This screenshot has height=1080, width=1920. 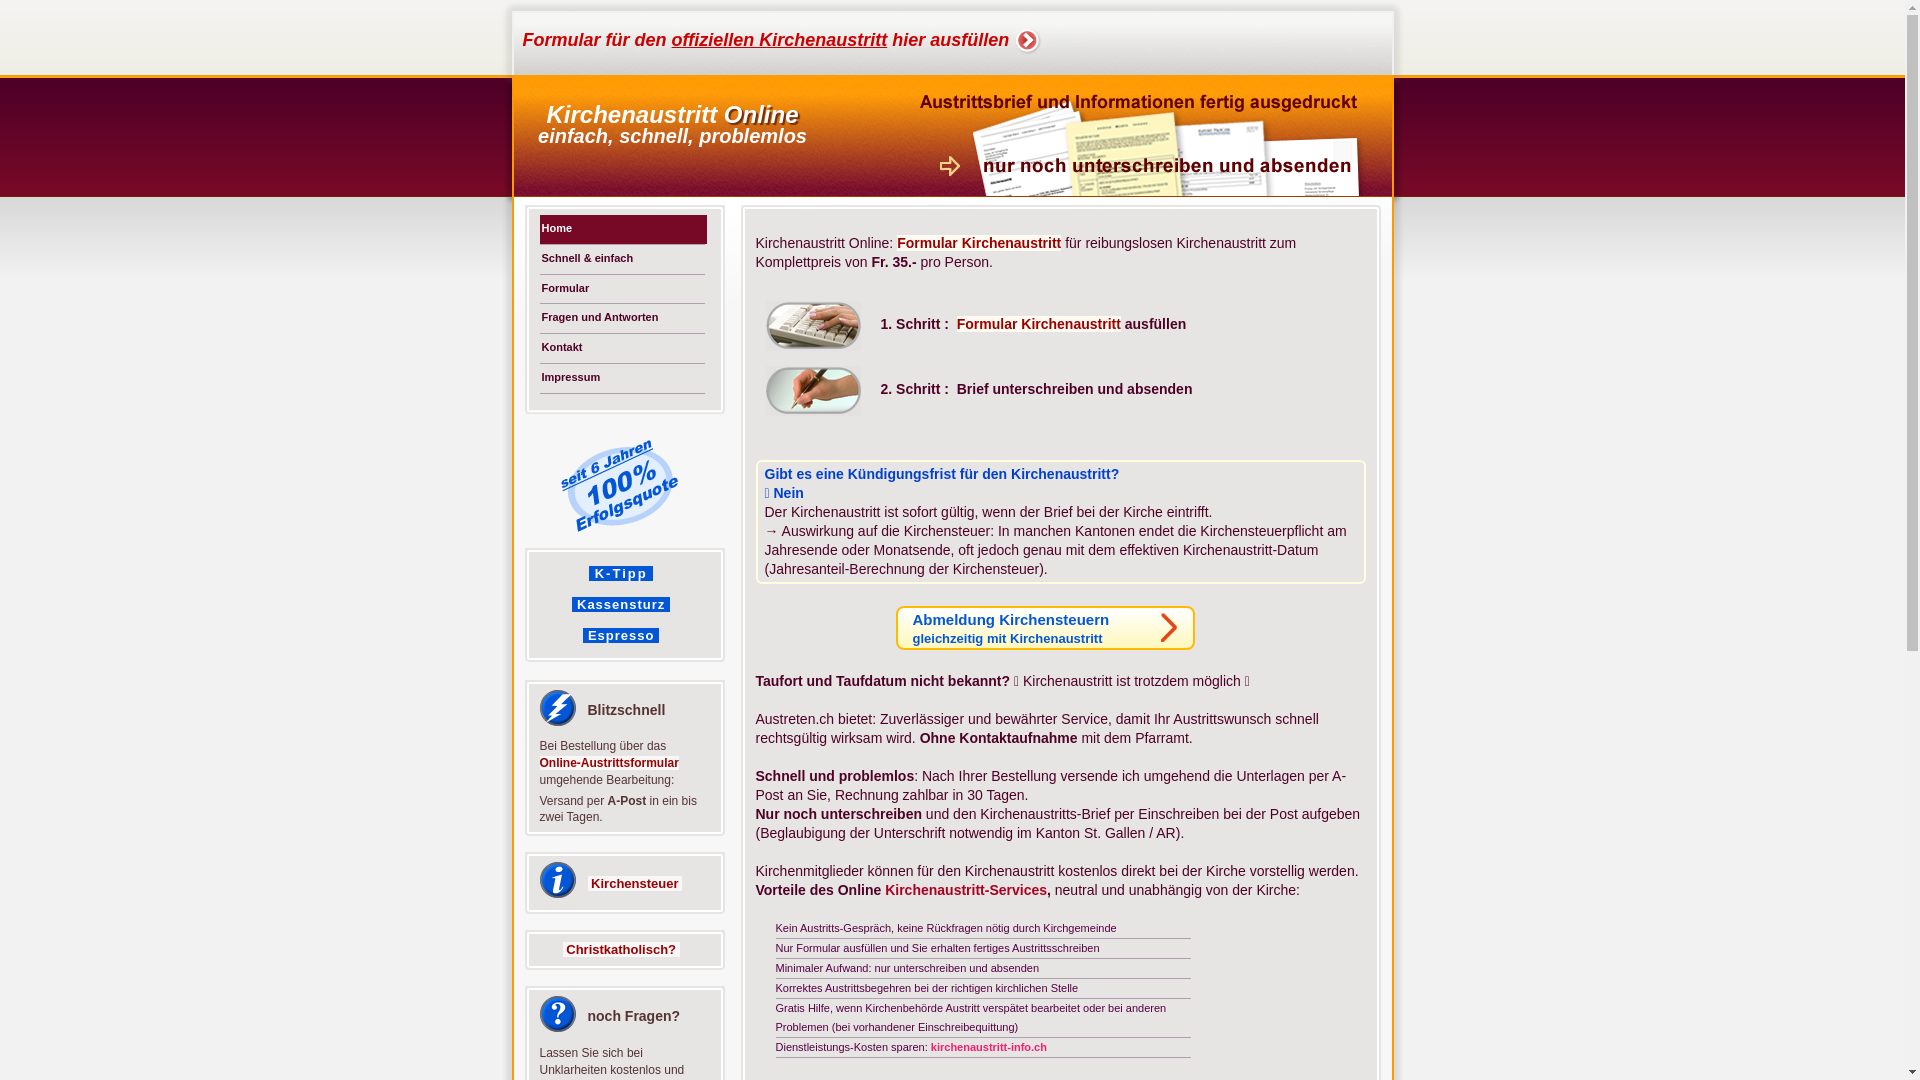 I want to click on 'Kirchenaustritt-Services', so click(x=965, y=889).